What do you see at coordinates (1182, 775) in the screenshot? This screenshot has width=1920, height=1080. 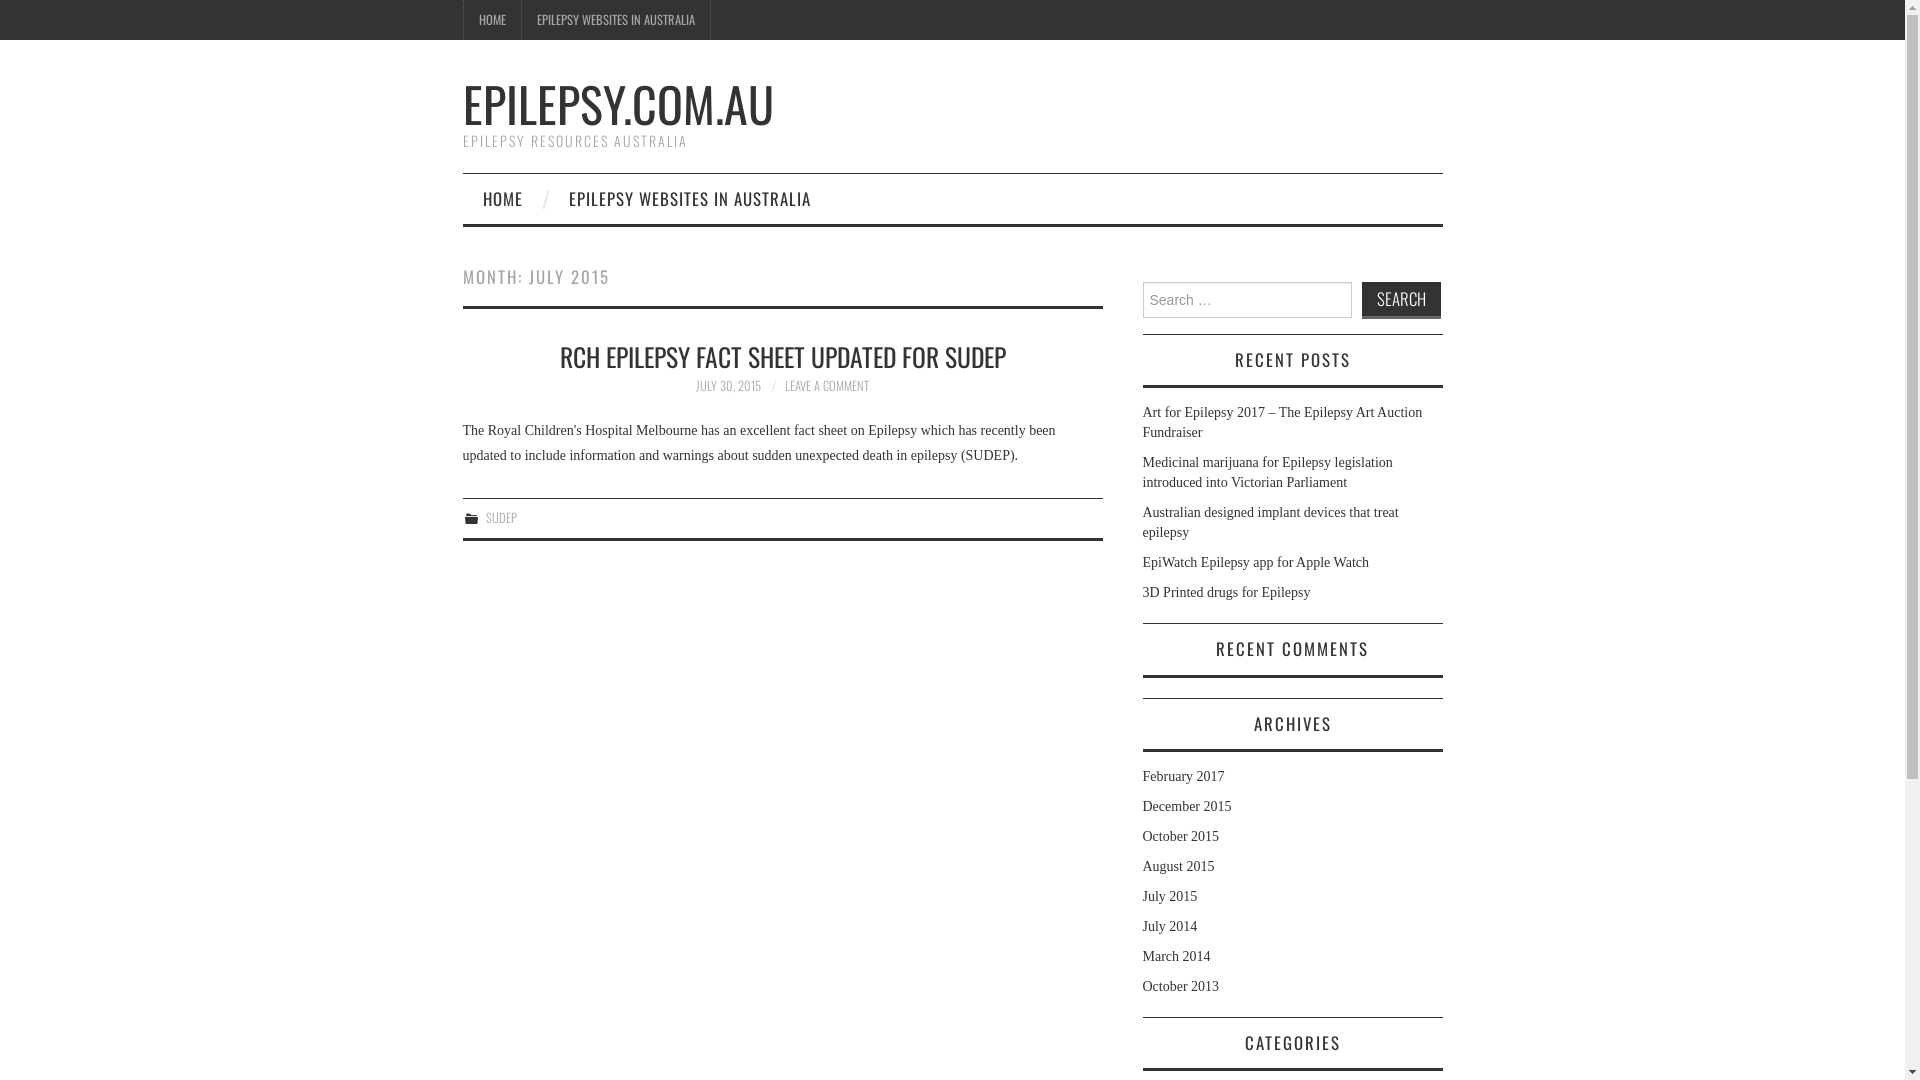 I see `'February 2017'` at bounding box center [1182, 775].